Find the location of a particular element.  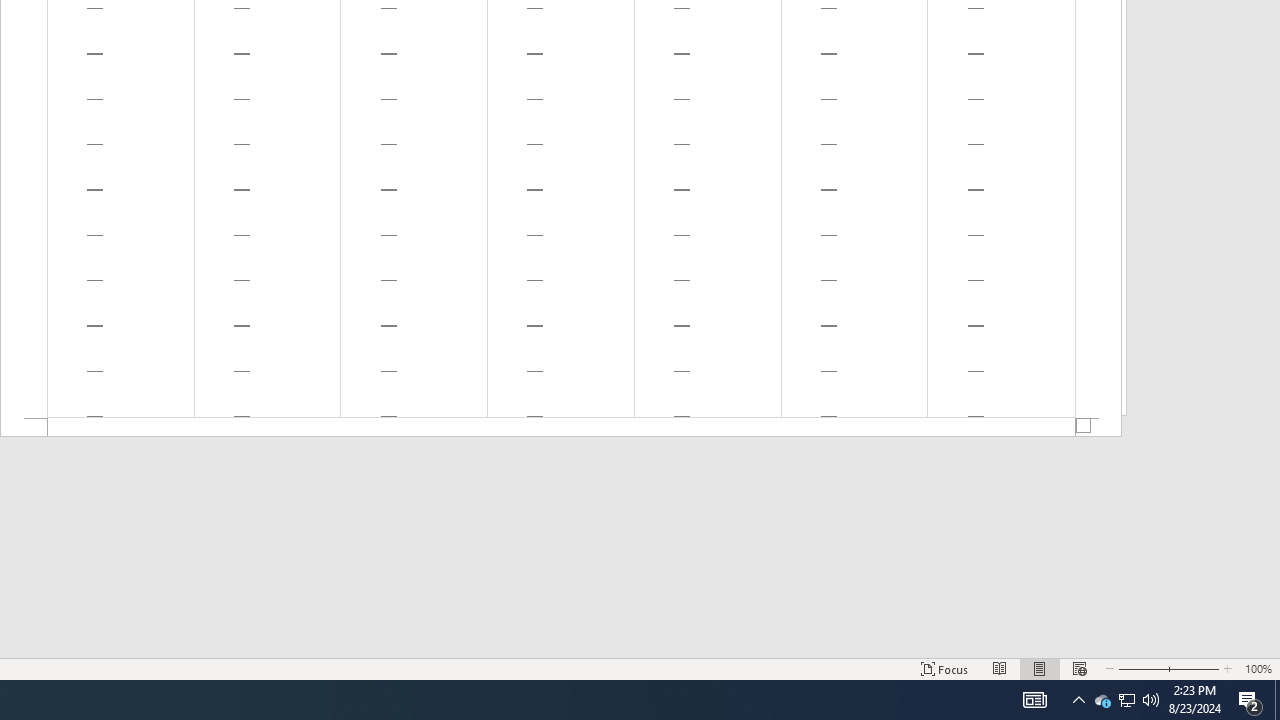

'Print Layout' is located at coordinates (1040, 669).